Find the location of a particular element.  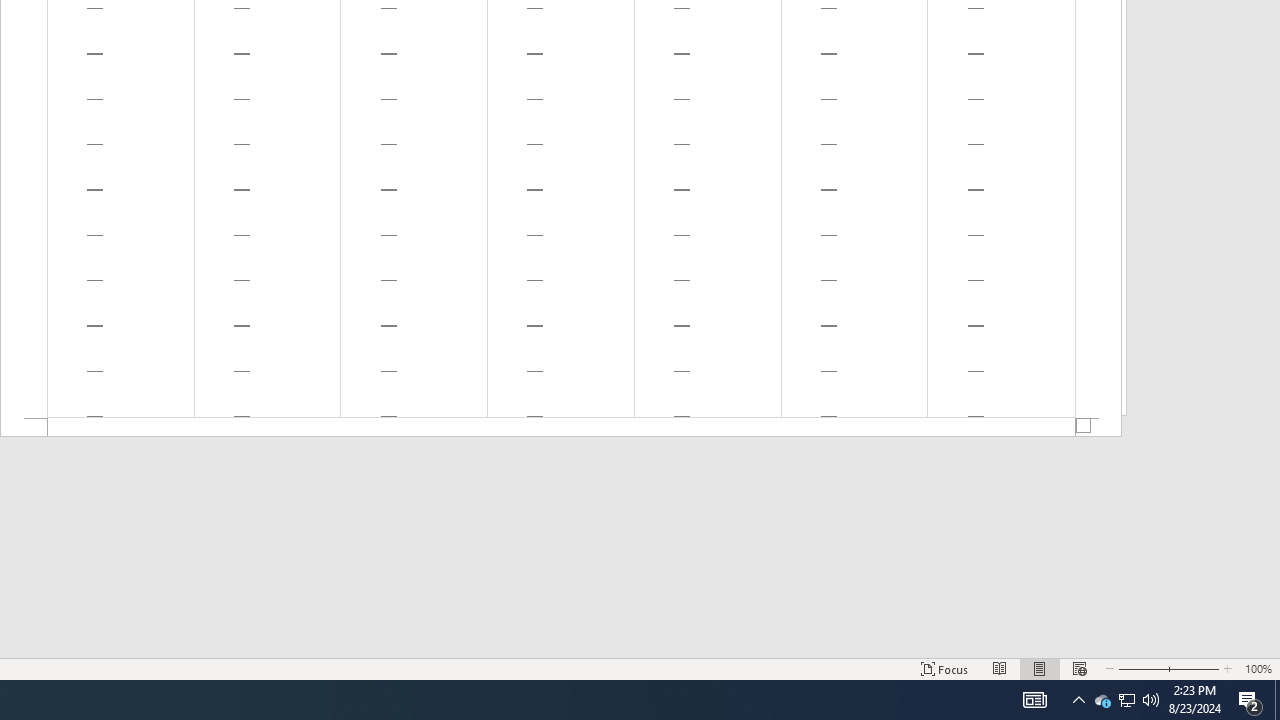

'Print Layout' is located at coordinates (1040, 669).